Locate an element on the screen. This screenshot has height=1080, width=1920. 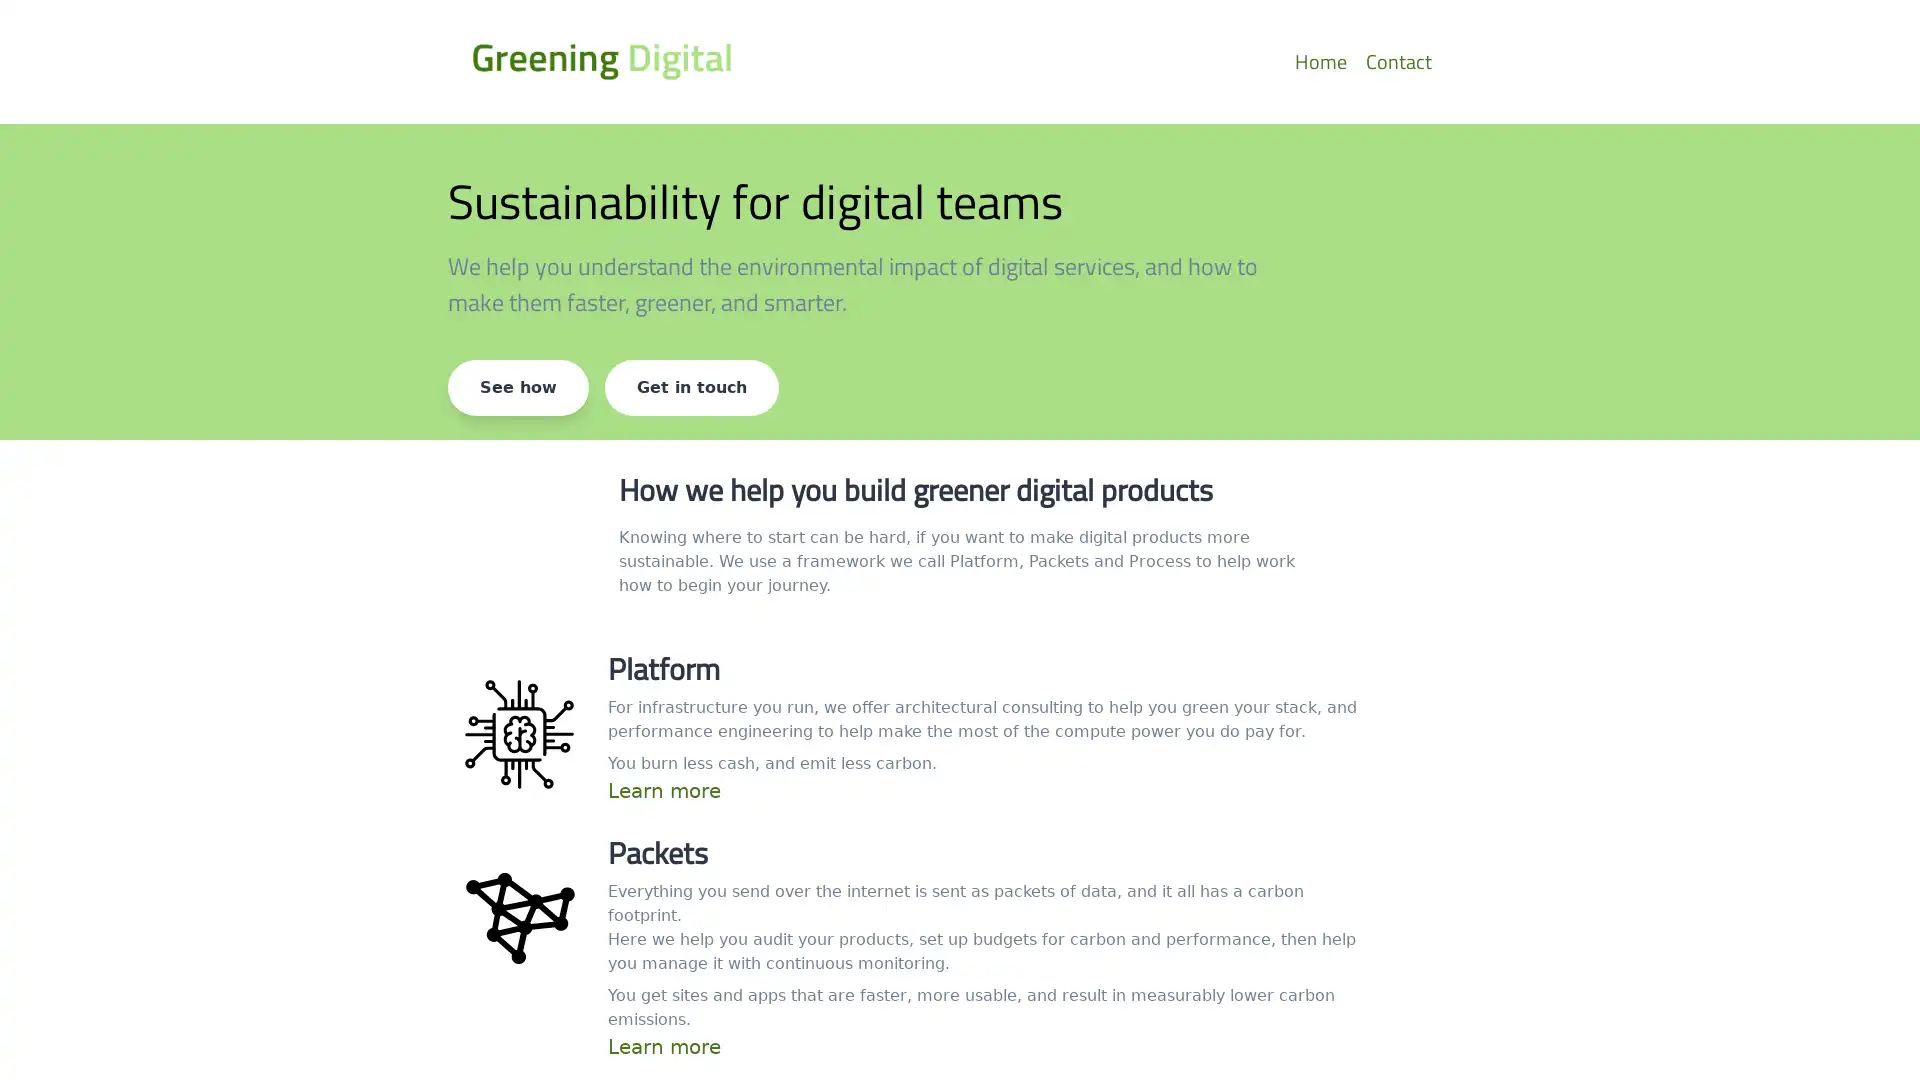
Get in touch is located at coordinates (691, 388).